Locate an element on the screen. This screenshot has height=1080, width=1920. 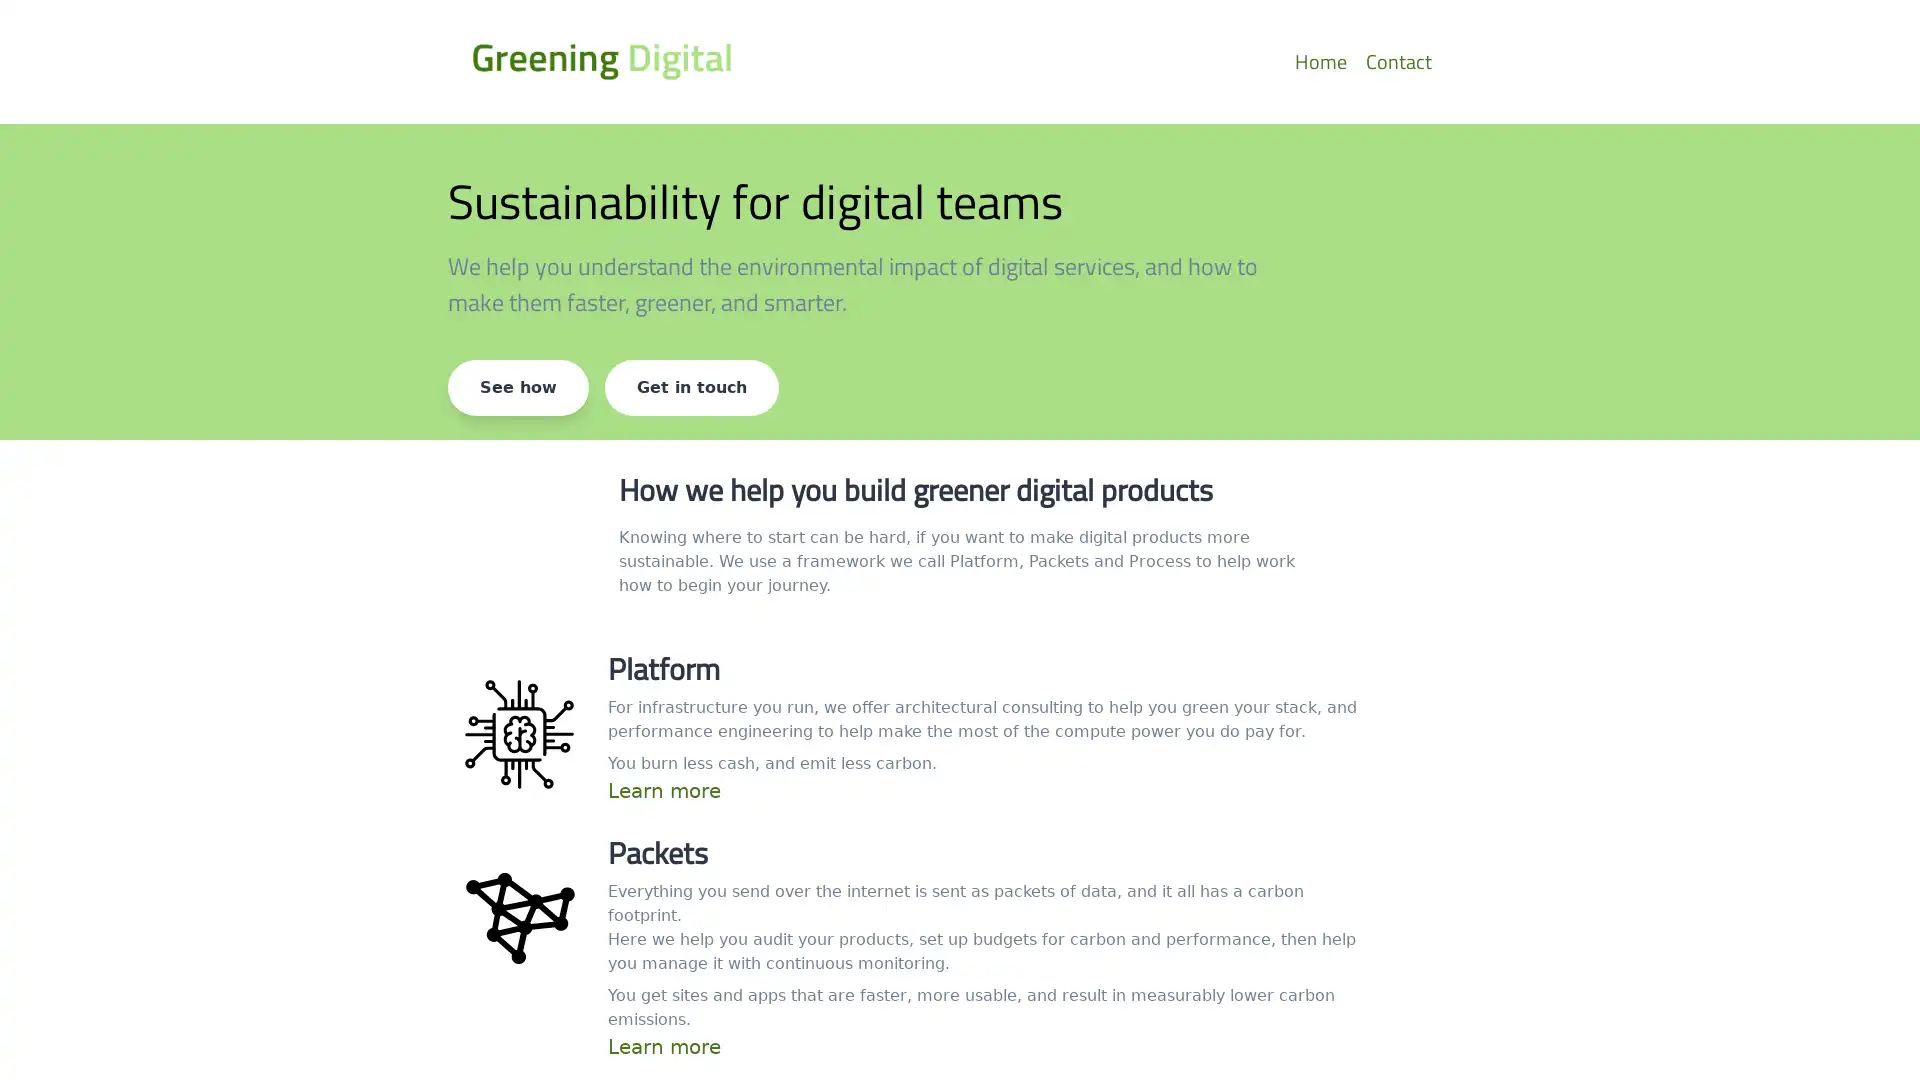
Get in touch is located at coordinates (691, 388).